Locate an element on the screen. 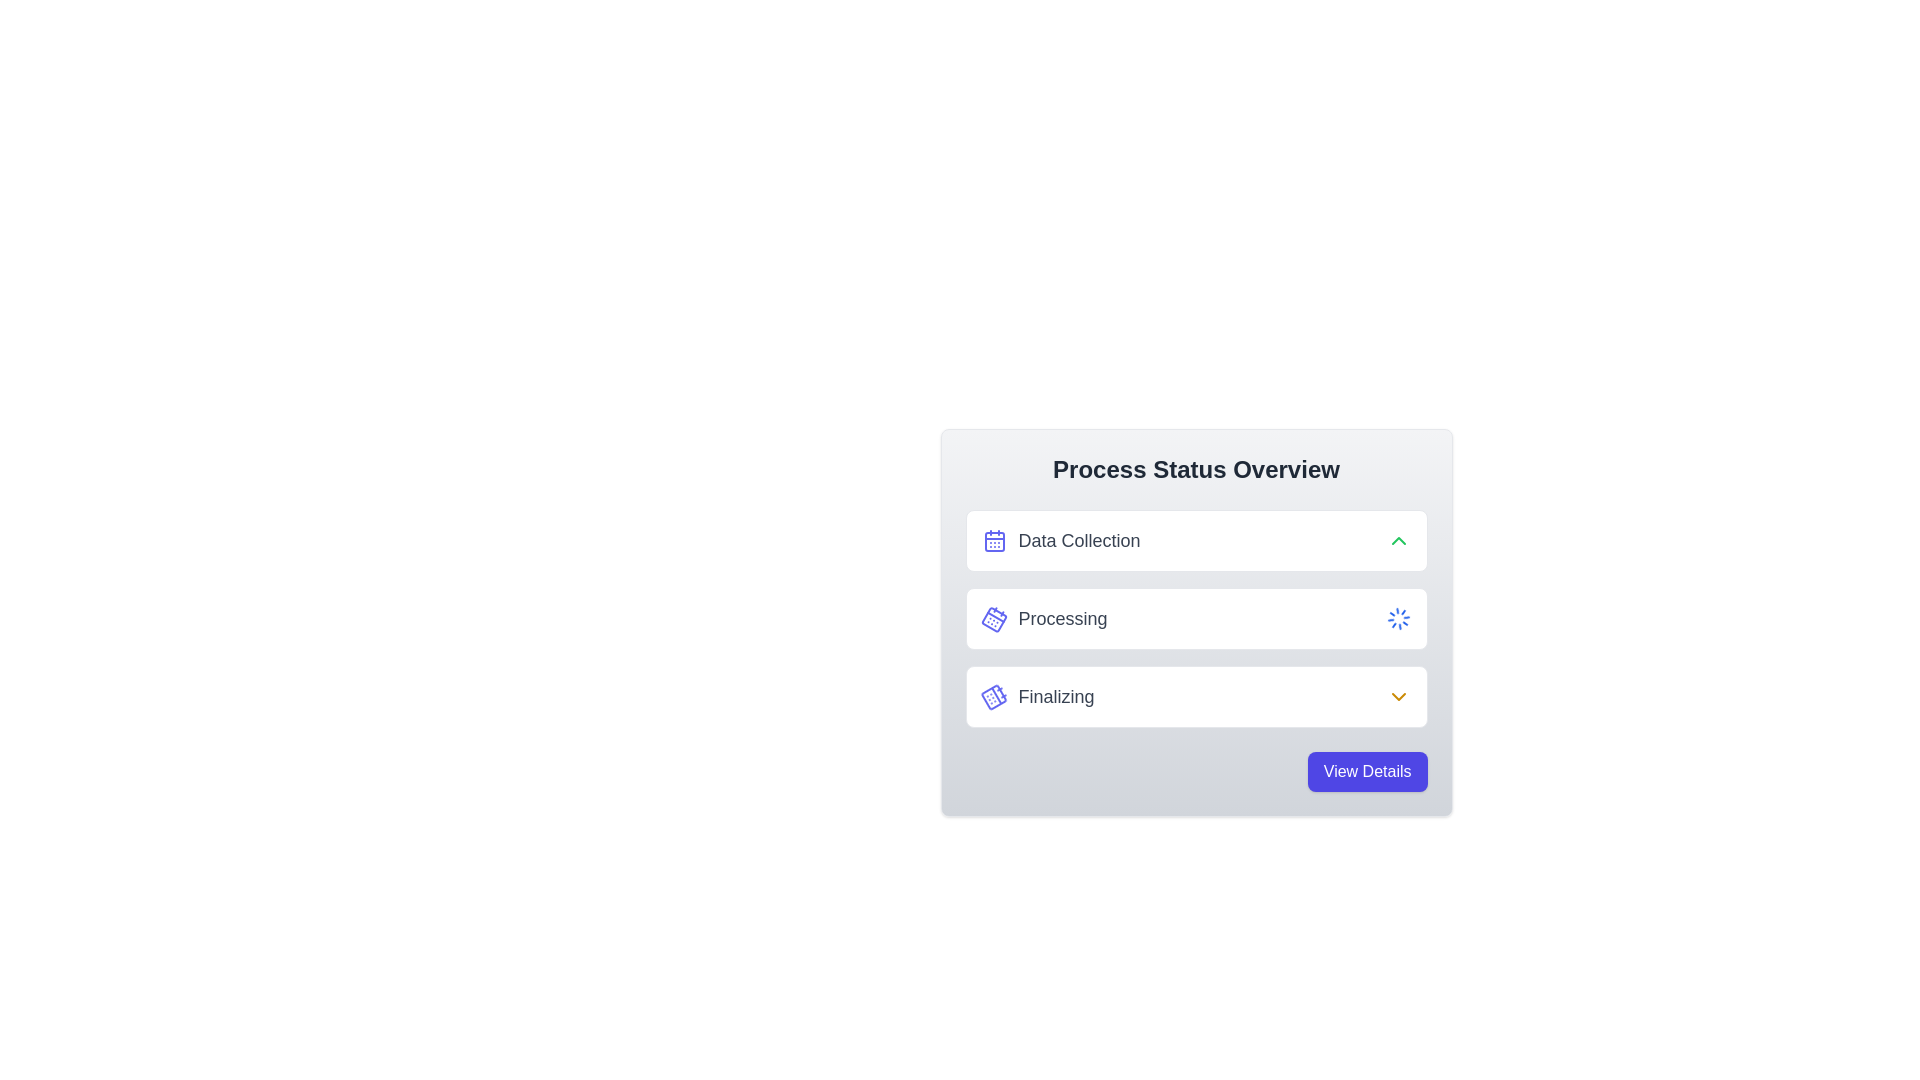 The height and width of the screenshot is (1080, 1920). the 'Processing' text label, which is the second entry in a vertical list of status labels, displayed in medium-sized gray font with a slightly bold style is located at coordinates (1062, 617).